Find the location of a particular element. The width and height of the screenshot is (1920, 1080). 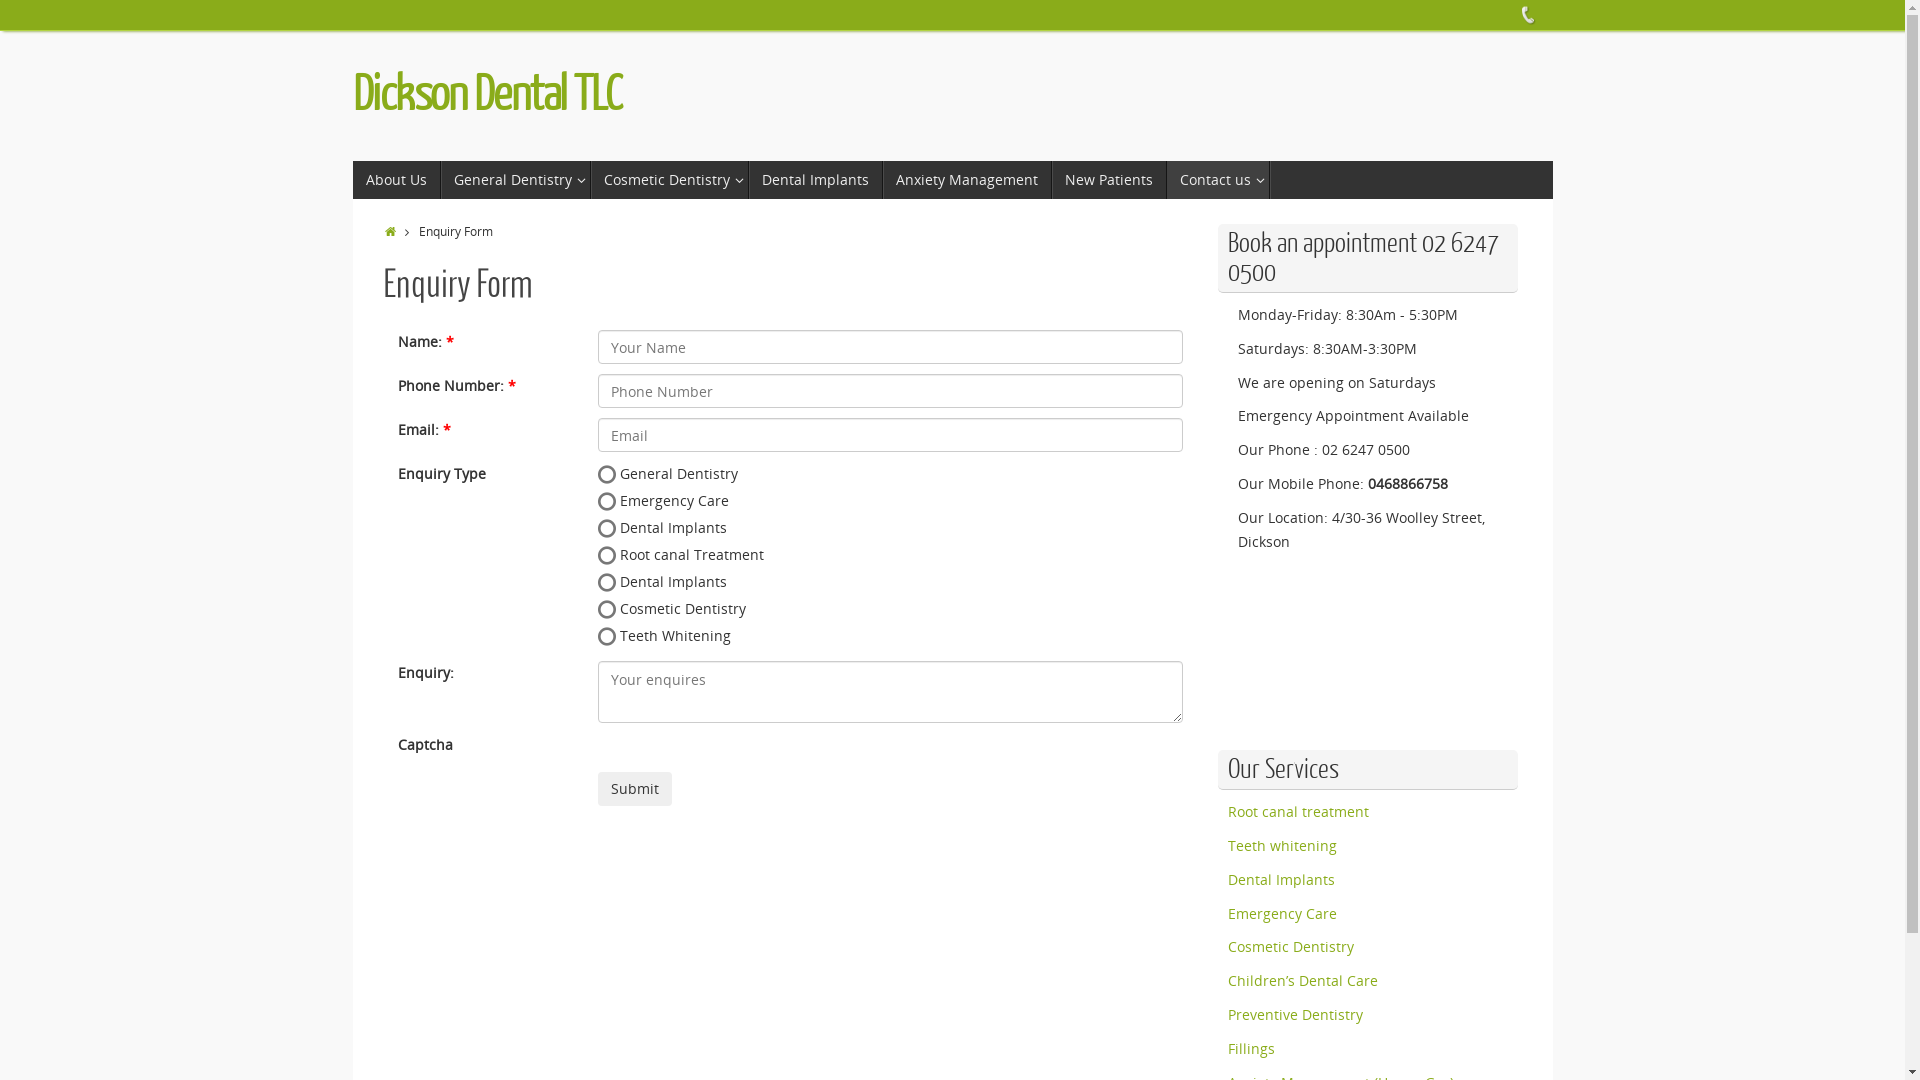

'New Patients' is located at coordinates (1050, 180).